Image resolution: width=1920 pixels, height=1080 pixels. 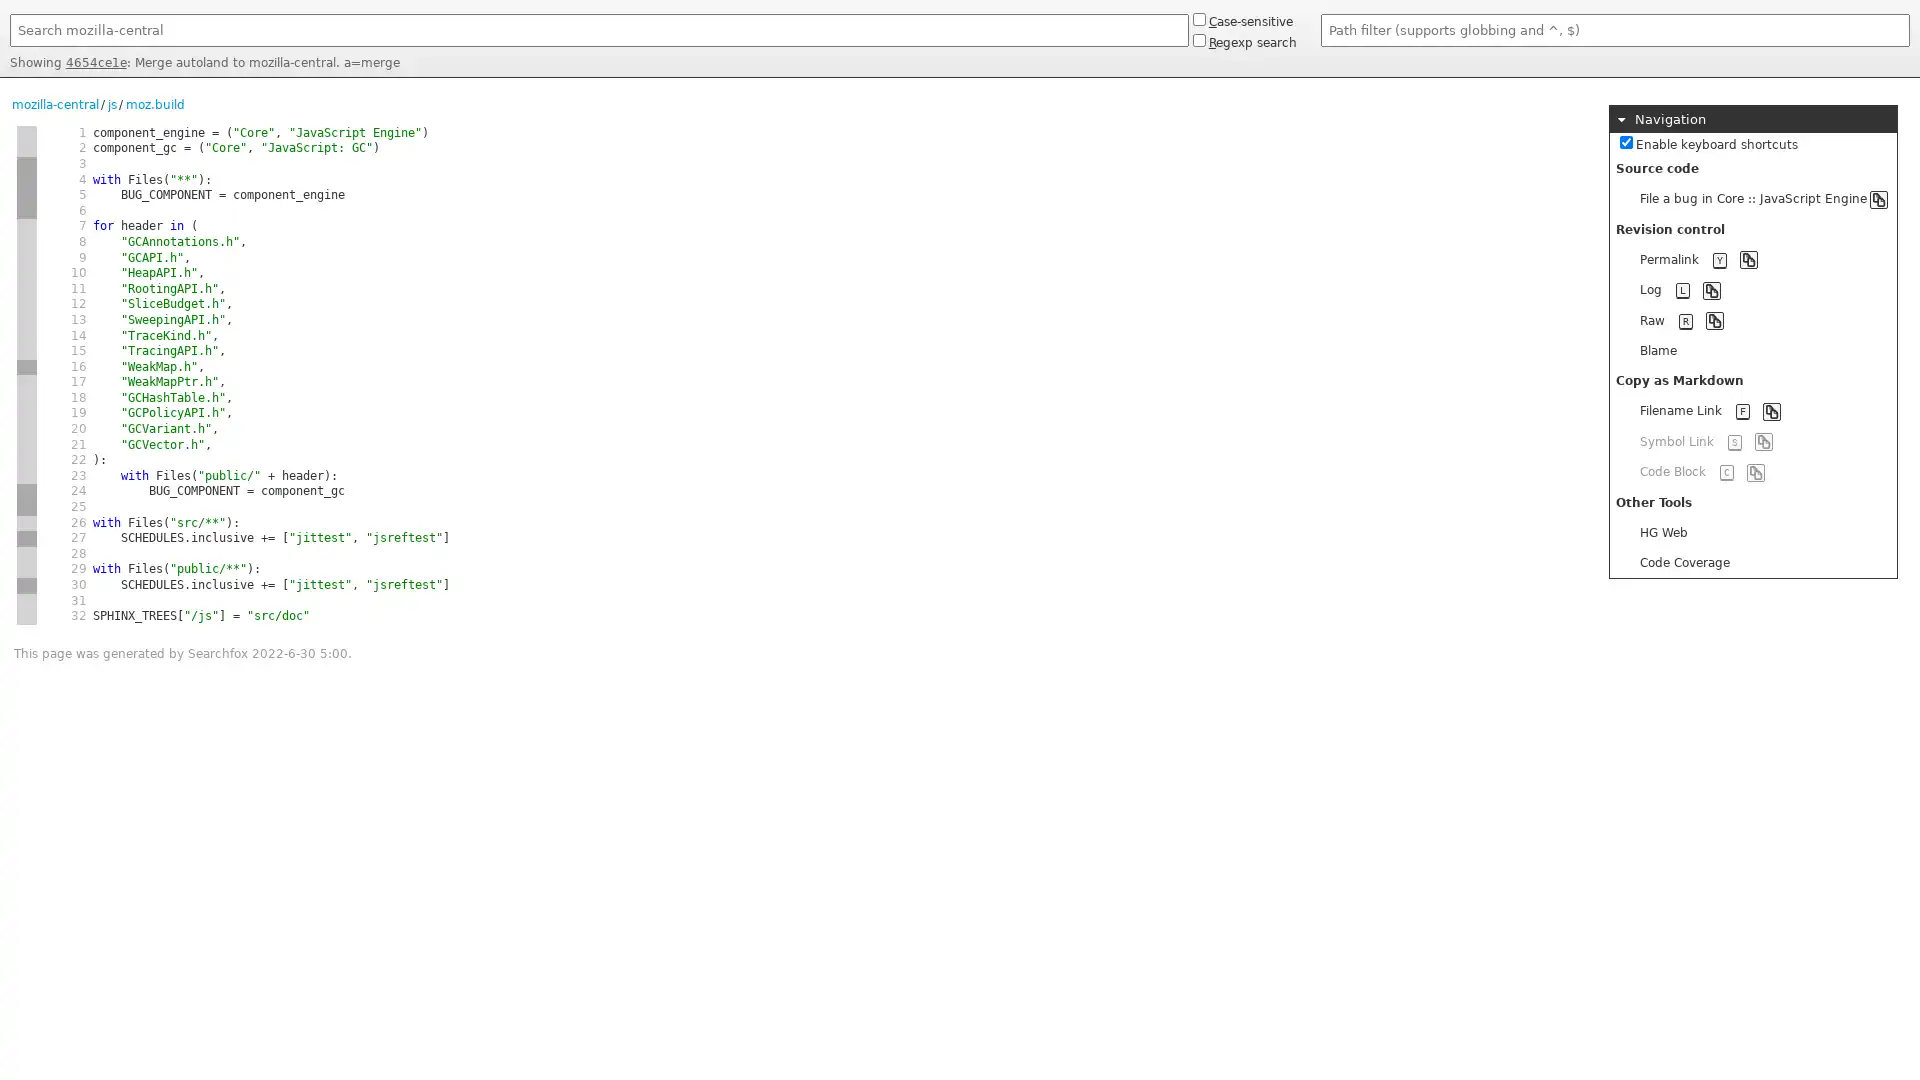 I want to click on Symbol Link S, so click(x=1752, y=440).